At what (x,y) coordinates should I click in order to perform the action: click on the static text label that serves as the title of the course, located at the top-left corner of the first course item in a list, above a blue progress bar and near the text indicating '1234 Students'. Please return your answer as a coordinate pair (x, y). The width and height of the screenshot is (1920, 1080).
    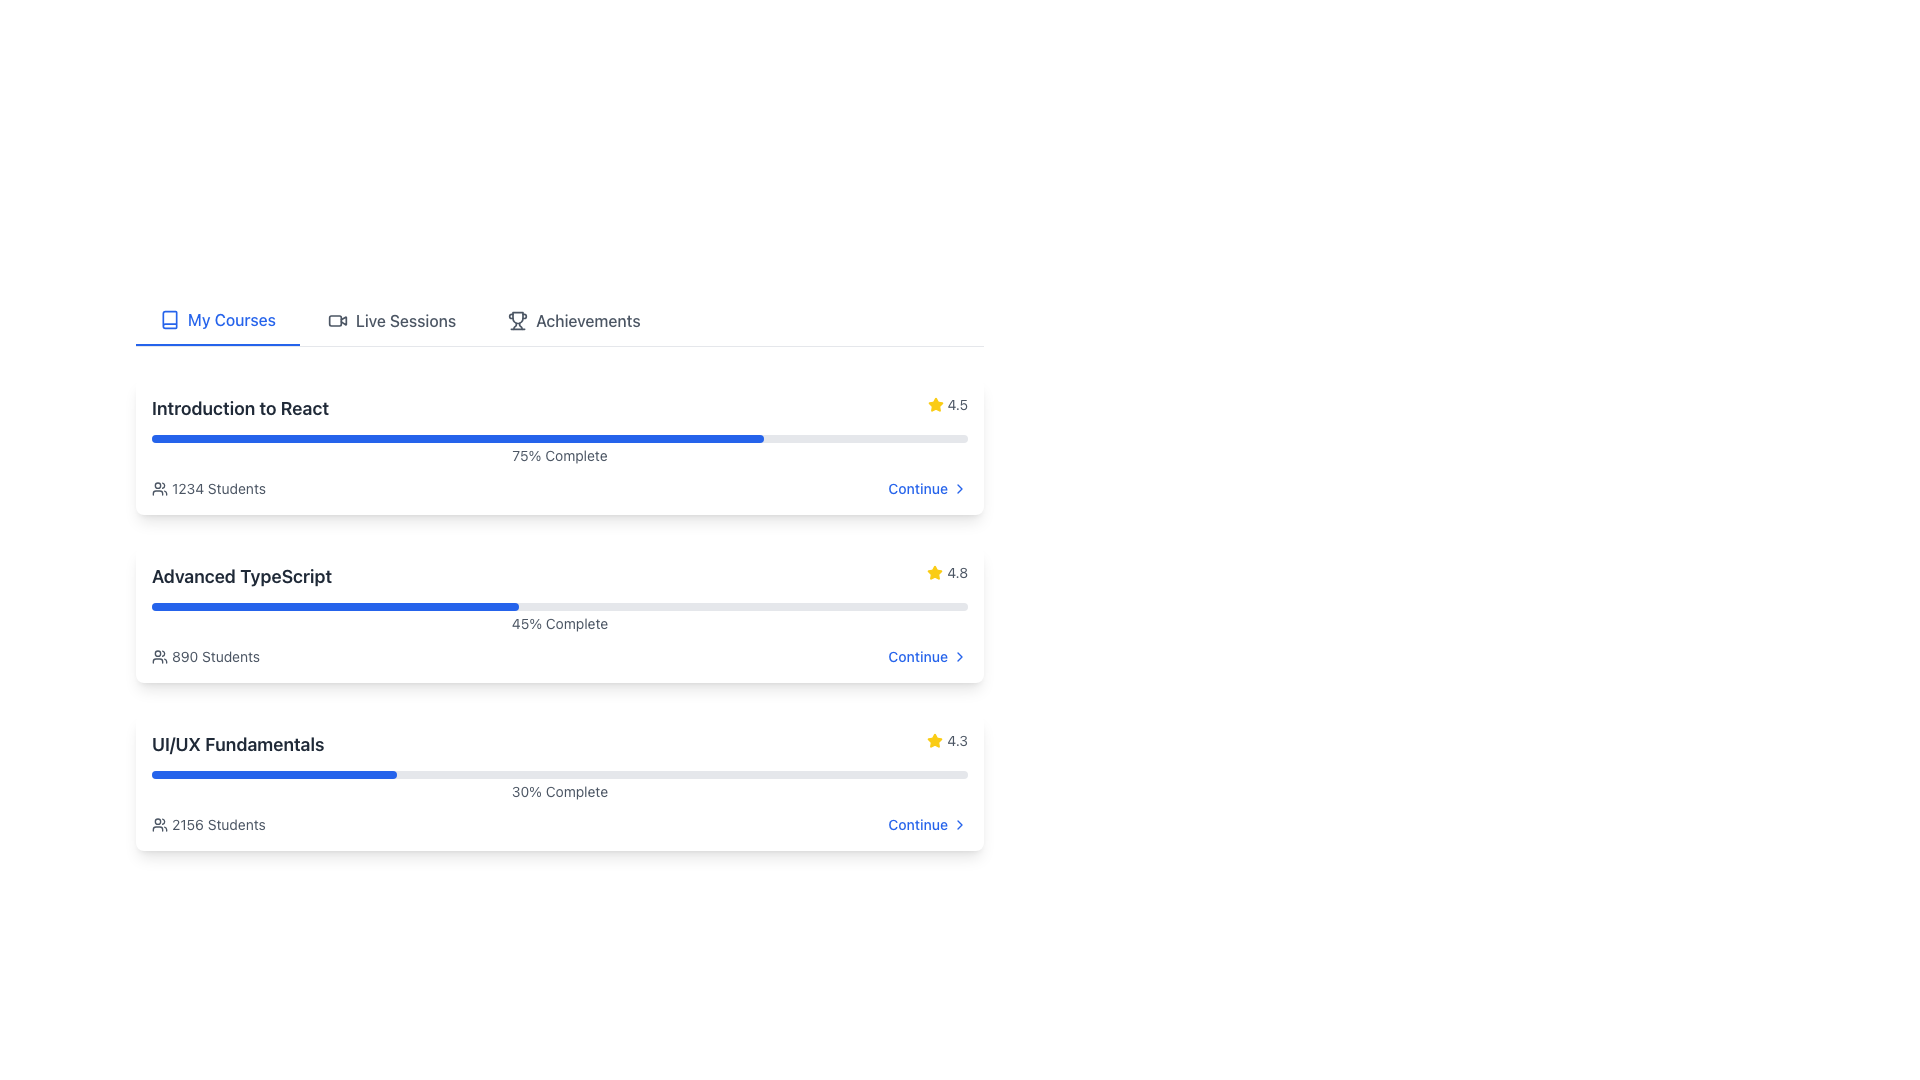
    Looking at the image, I should click on (240, 407).